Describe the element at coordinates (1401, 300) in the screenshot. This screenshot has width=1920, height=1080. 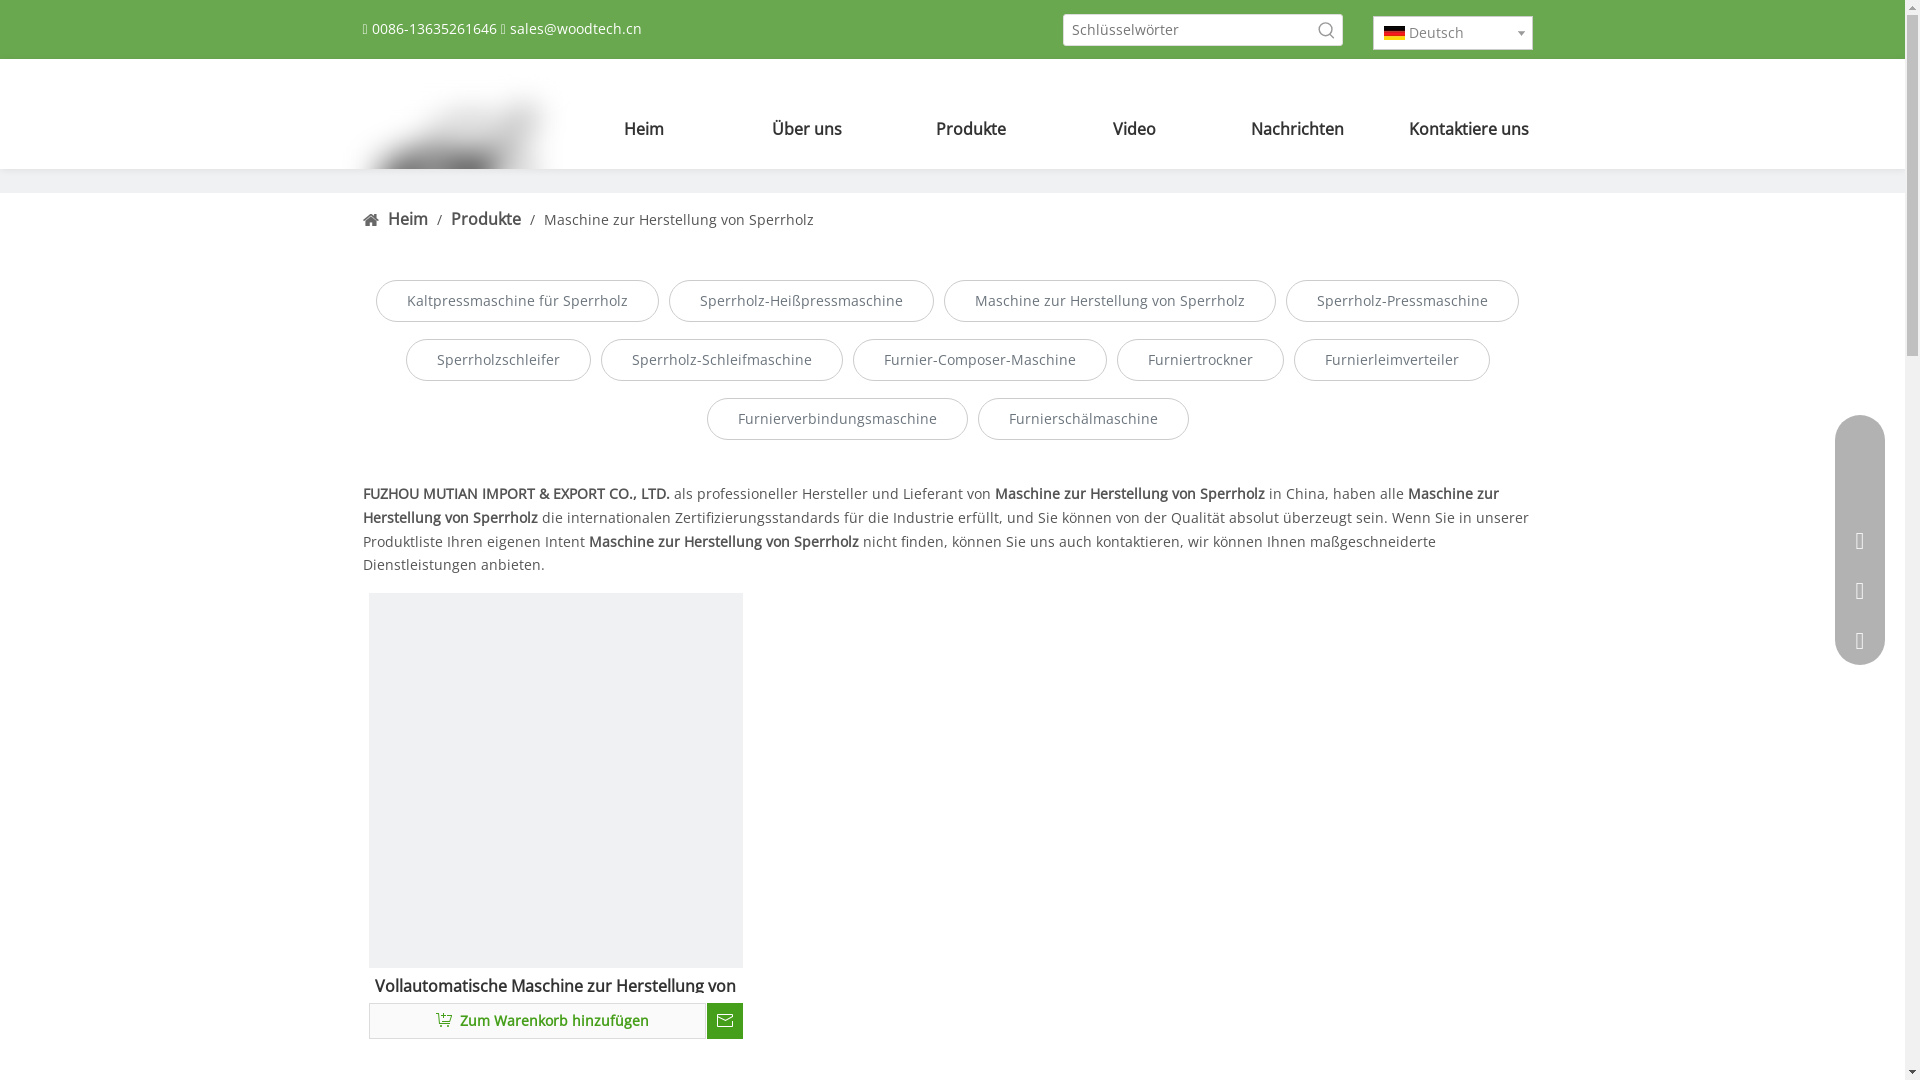
I see `'Sperrholz-Pressmaschine'` at that location.